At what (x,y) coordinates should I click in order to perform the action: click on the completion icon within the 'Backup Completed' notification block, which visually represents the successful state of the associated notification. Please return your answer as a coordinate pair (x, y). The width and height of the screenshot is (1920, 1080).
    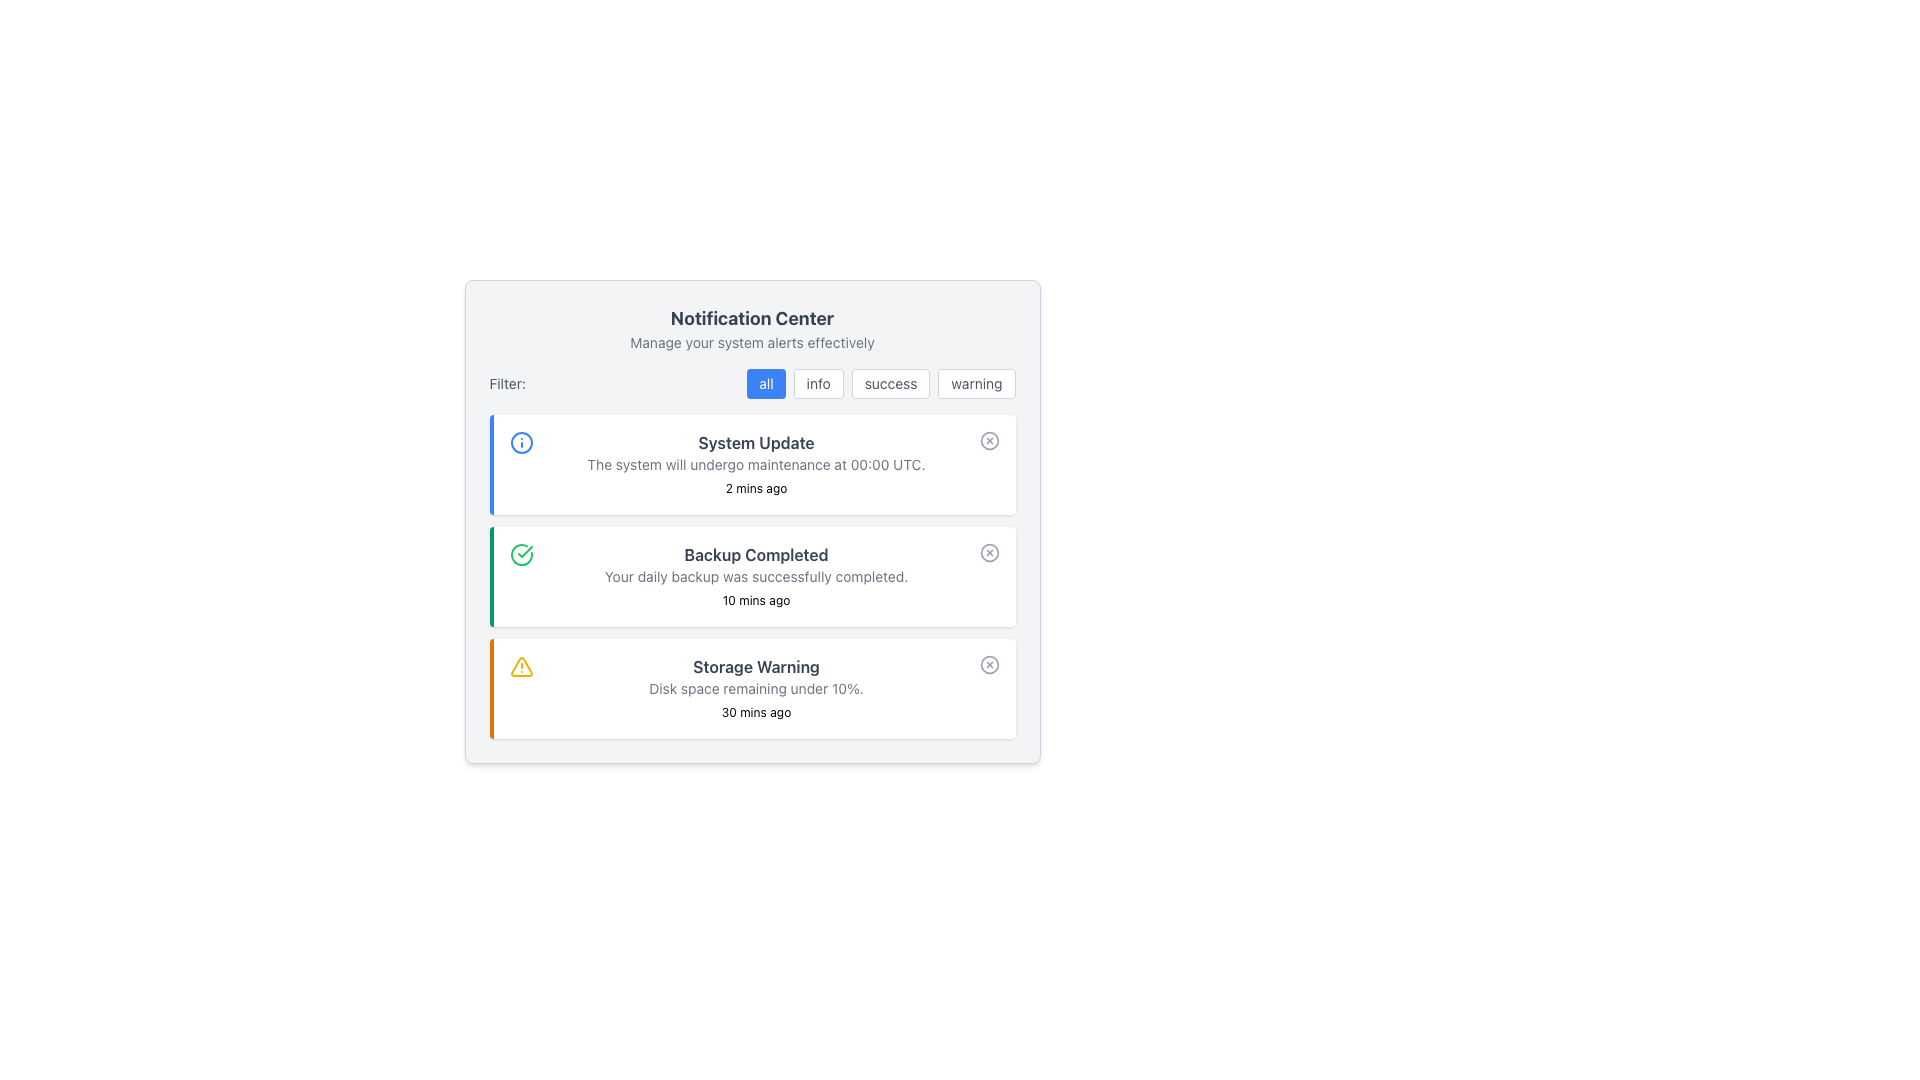
    Looking at the image, I should click on (524, 551).